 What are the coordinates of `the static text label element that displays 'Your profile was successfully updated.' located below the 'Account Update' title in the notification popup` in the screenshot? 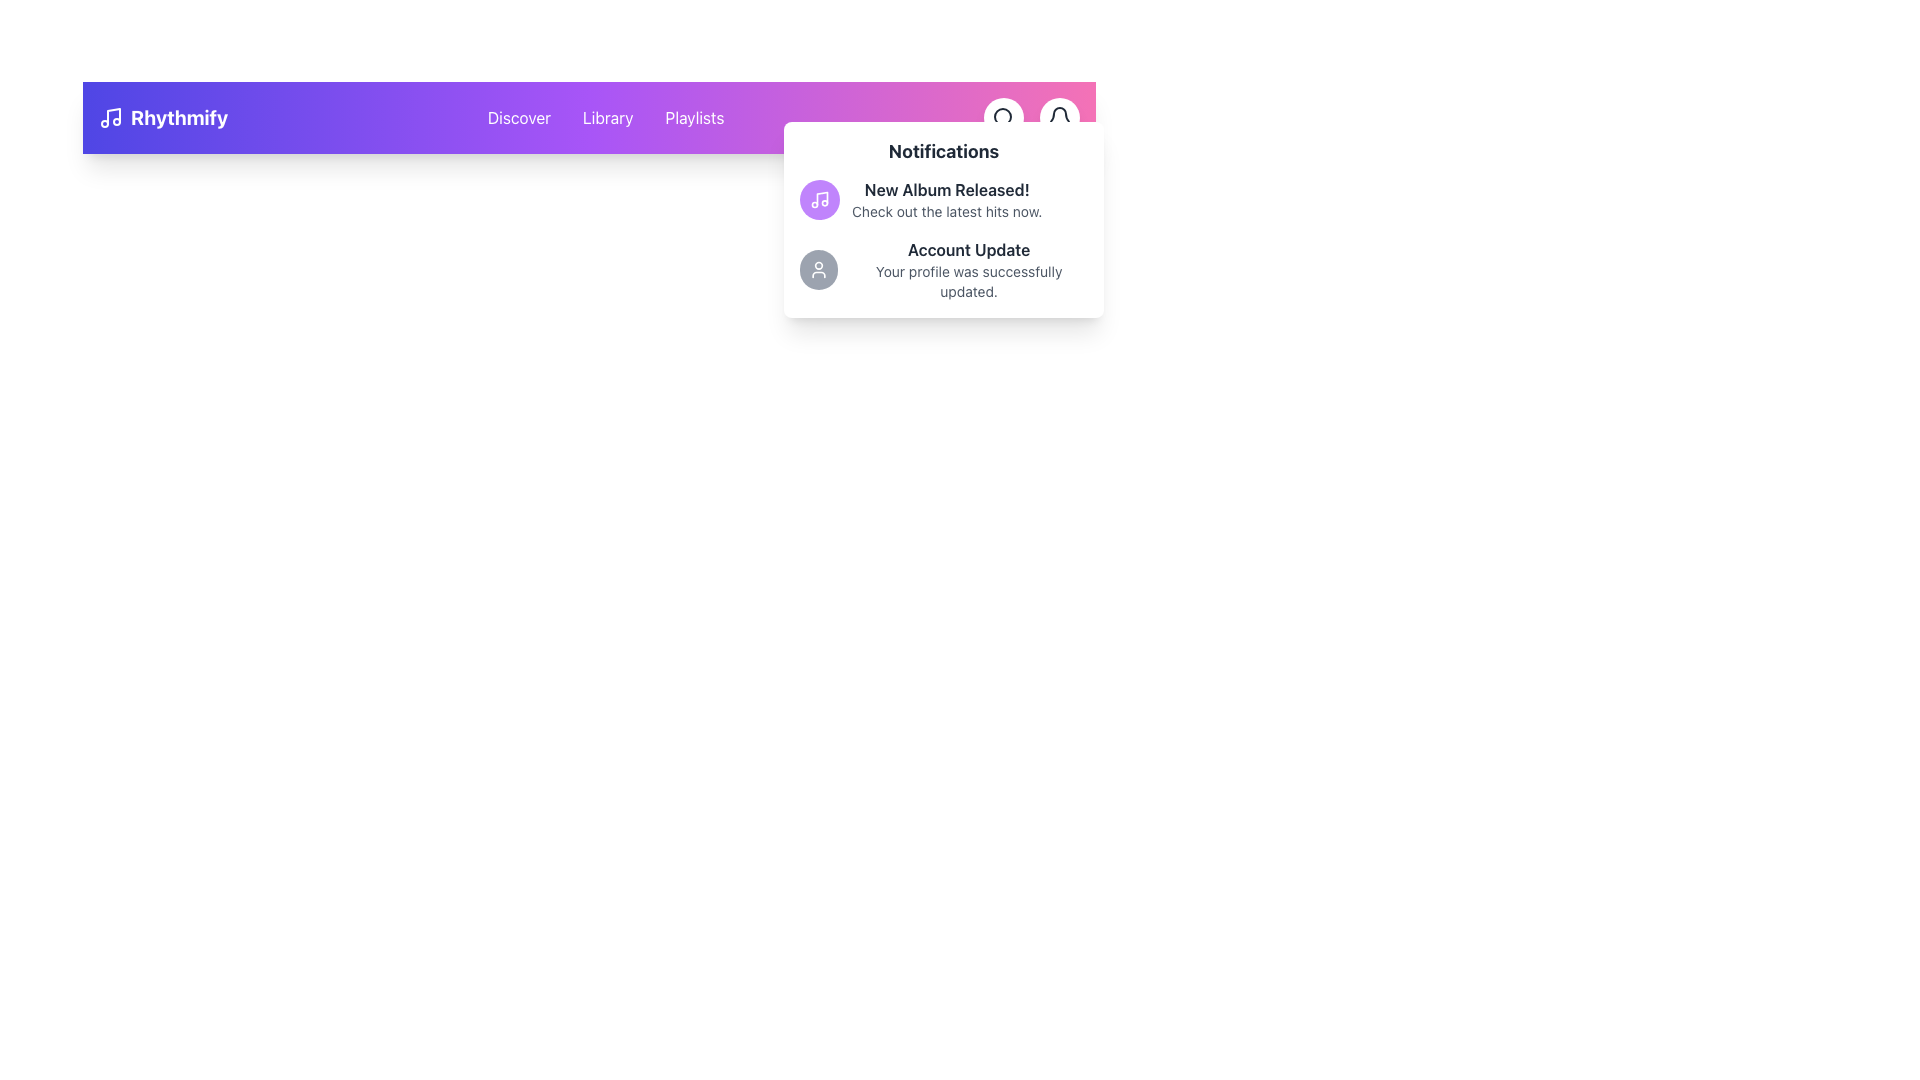 It's located at (969, 281).